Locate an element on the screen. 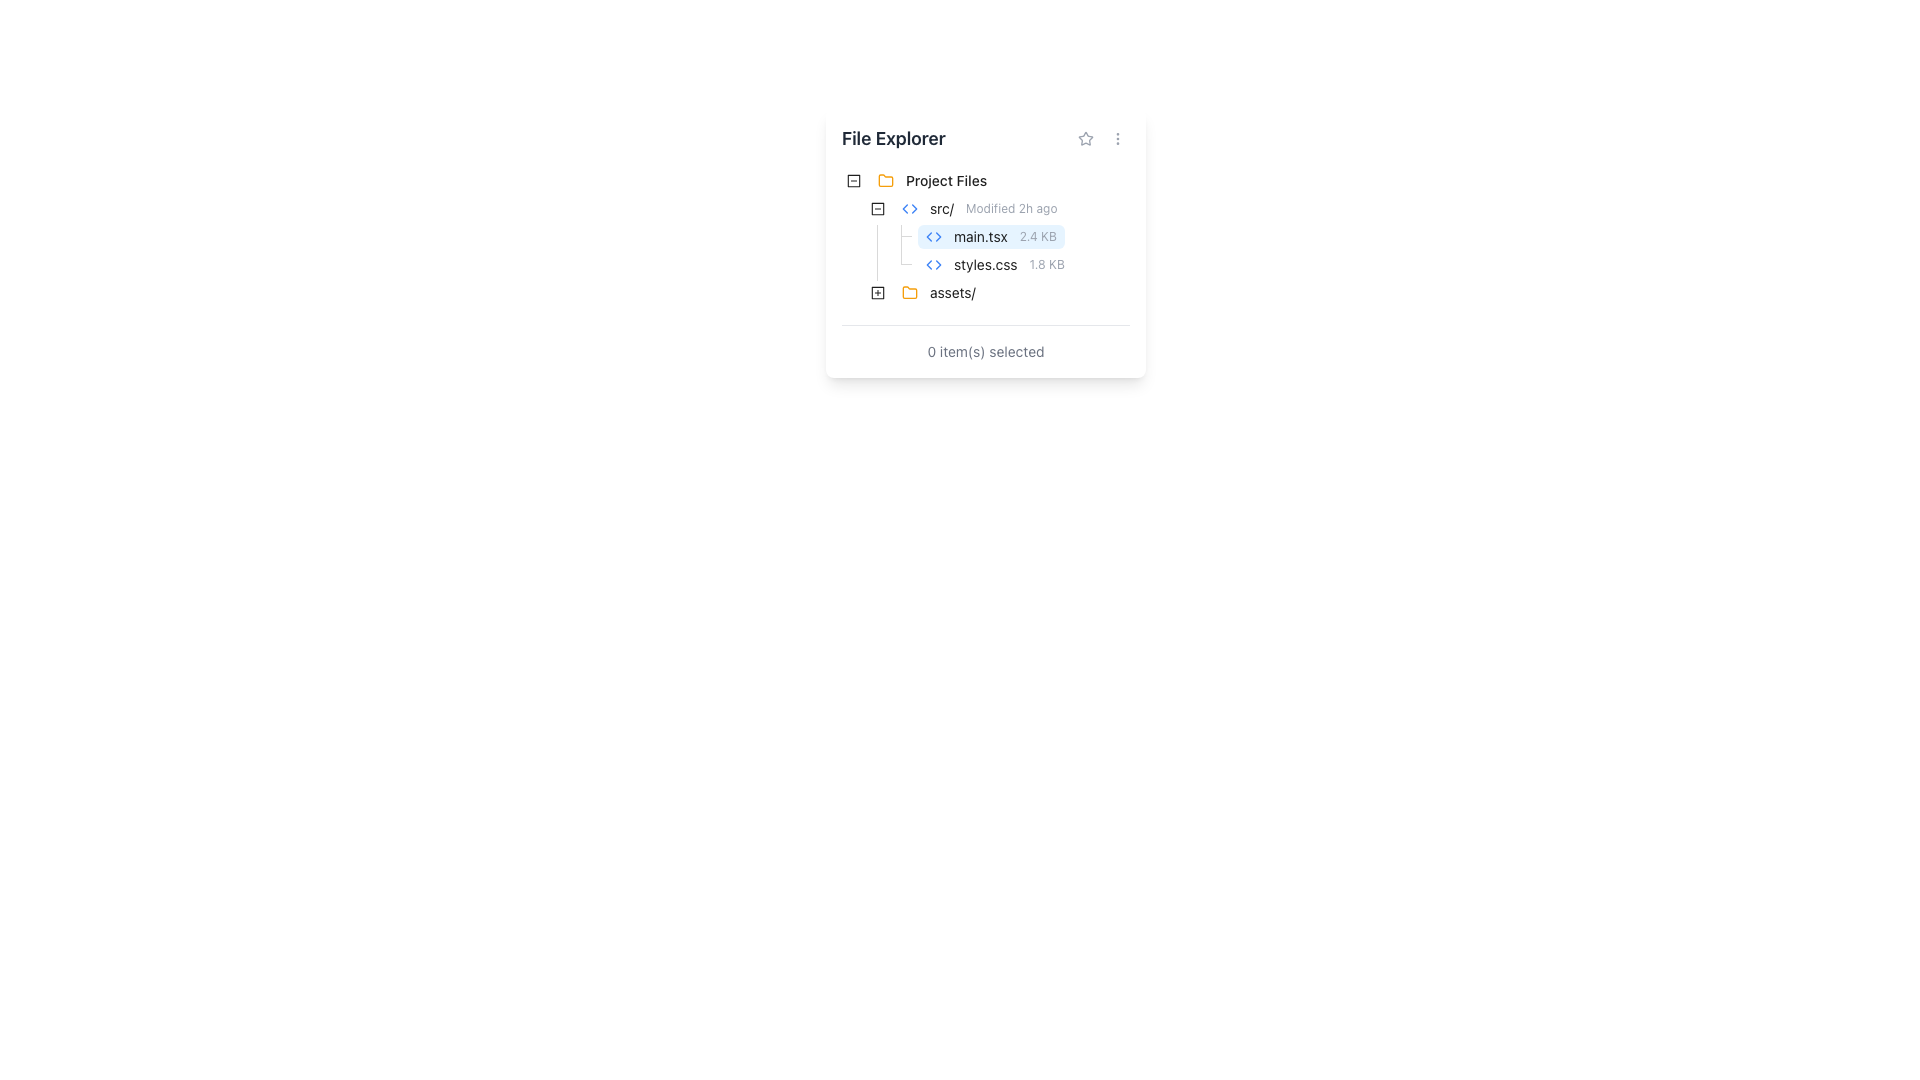 The image size is (1920, 1080). the golden folder icon component in the file explorer interface, which is visually styled and positioned near the top-left of the content panel is located at coordinates (885, 180).